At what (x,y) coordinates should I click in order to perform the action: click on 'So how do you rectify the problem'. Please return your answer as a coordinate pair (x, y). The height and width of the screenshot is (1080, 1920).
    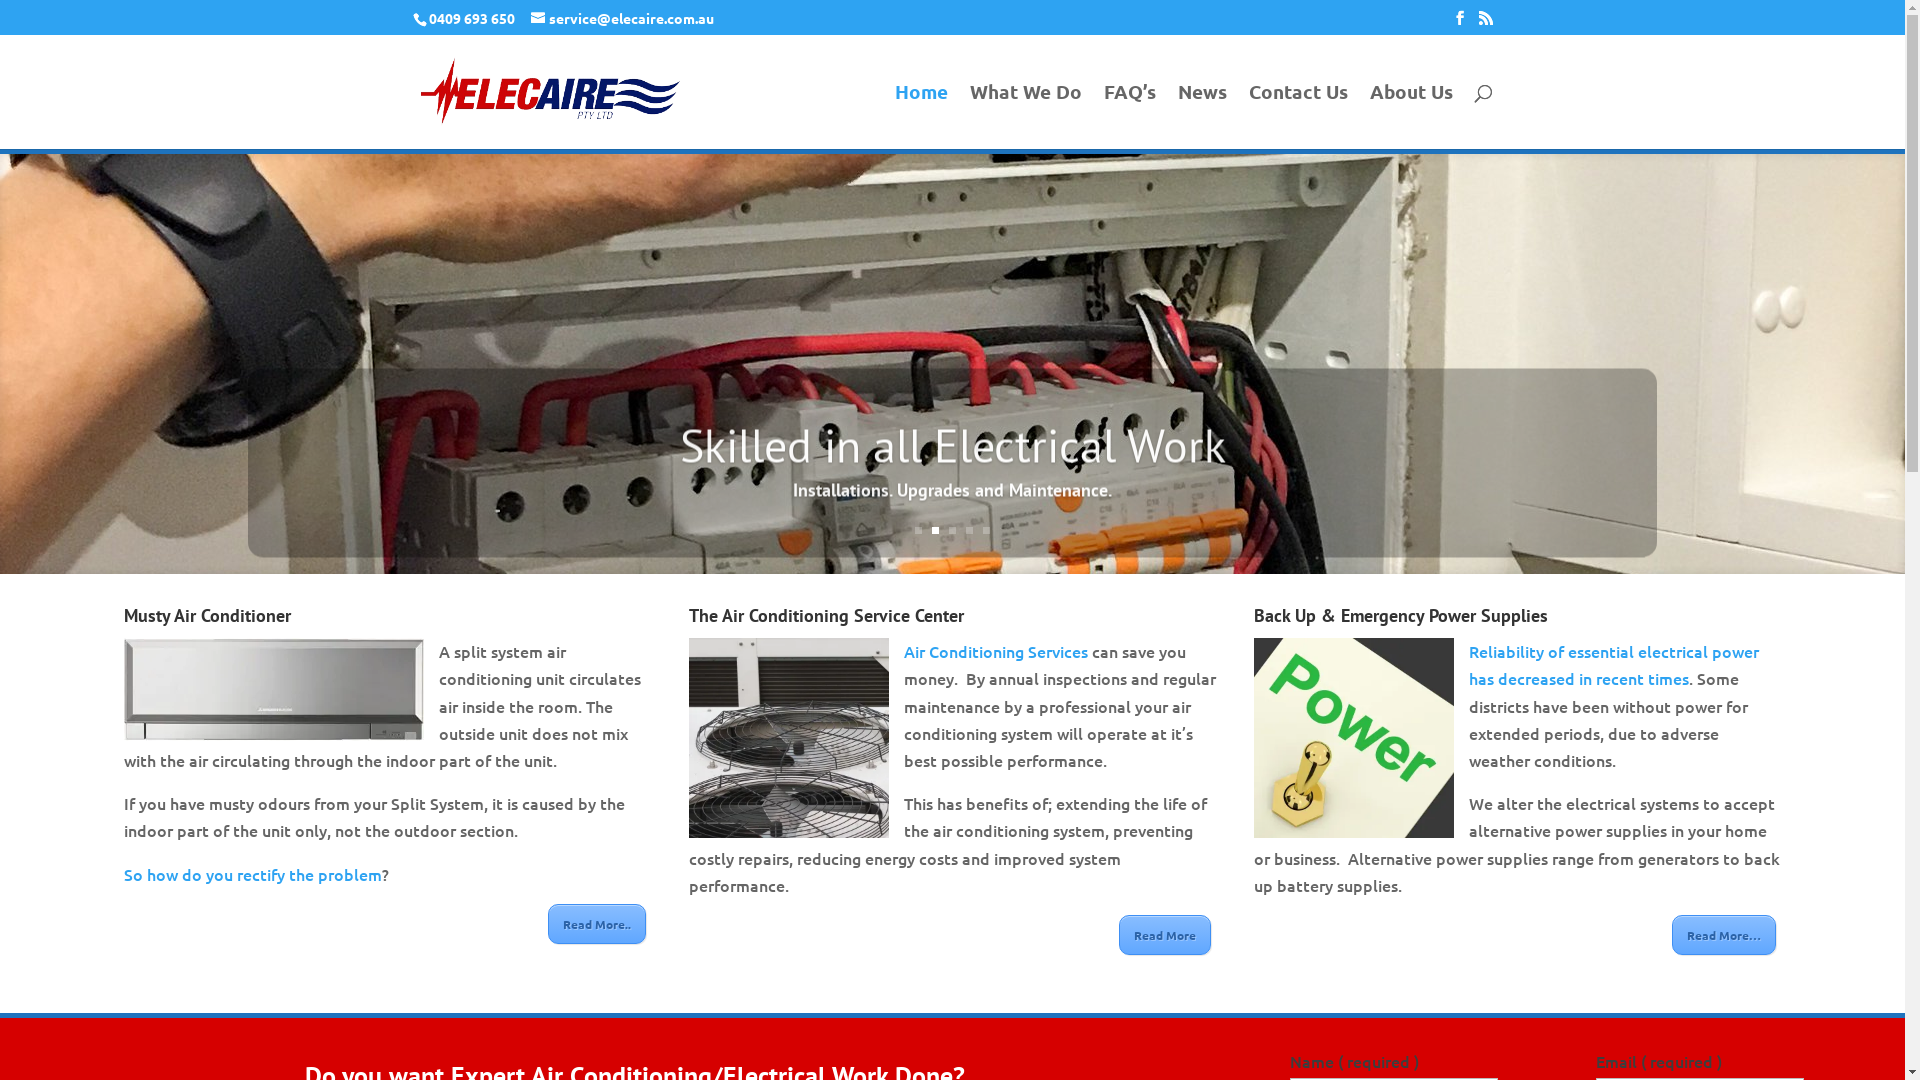
    Looking at the image, I should click on (252, 871).